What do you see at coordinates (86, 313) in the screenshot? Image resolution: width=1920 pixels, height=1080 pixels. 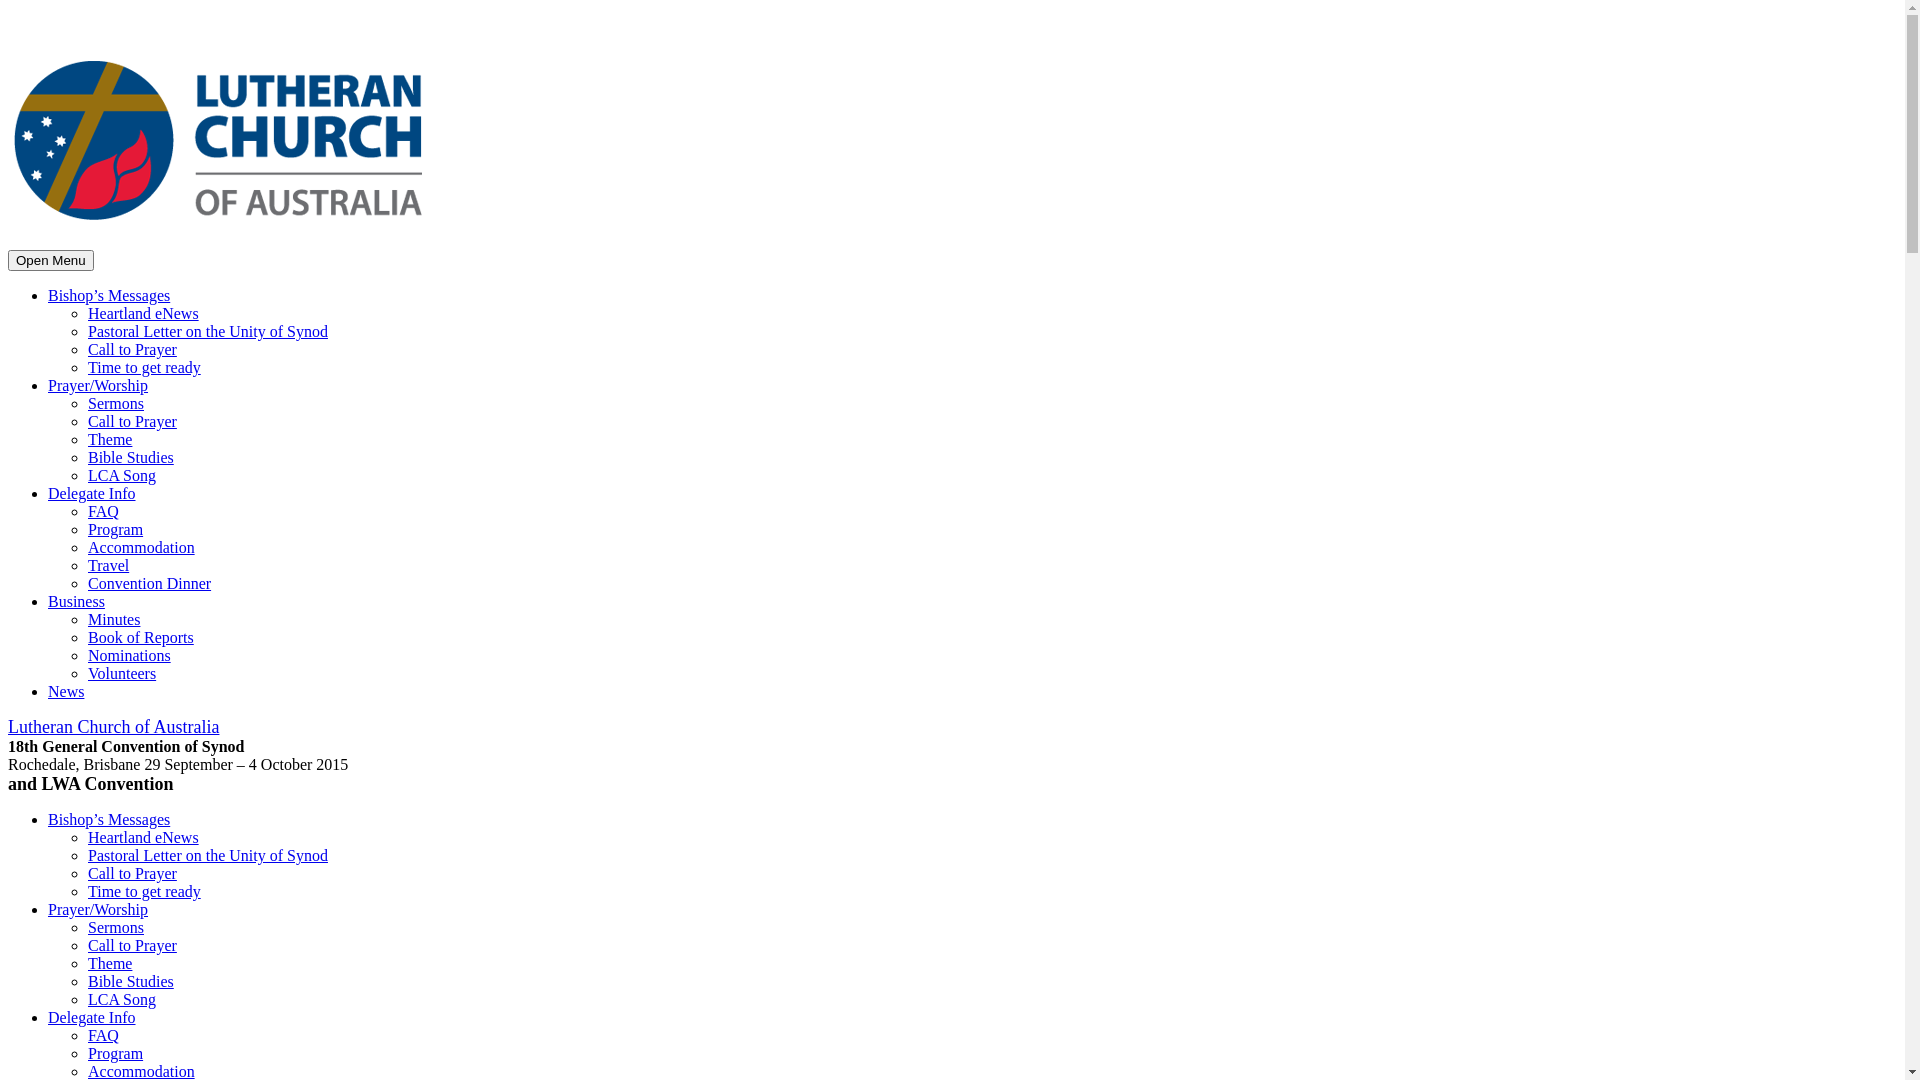 I see `'Heartland eNews'` at bounding box center [86, 313].